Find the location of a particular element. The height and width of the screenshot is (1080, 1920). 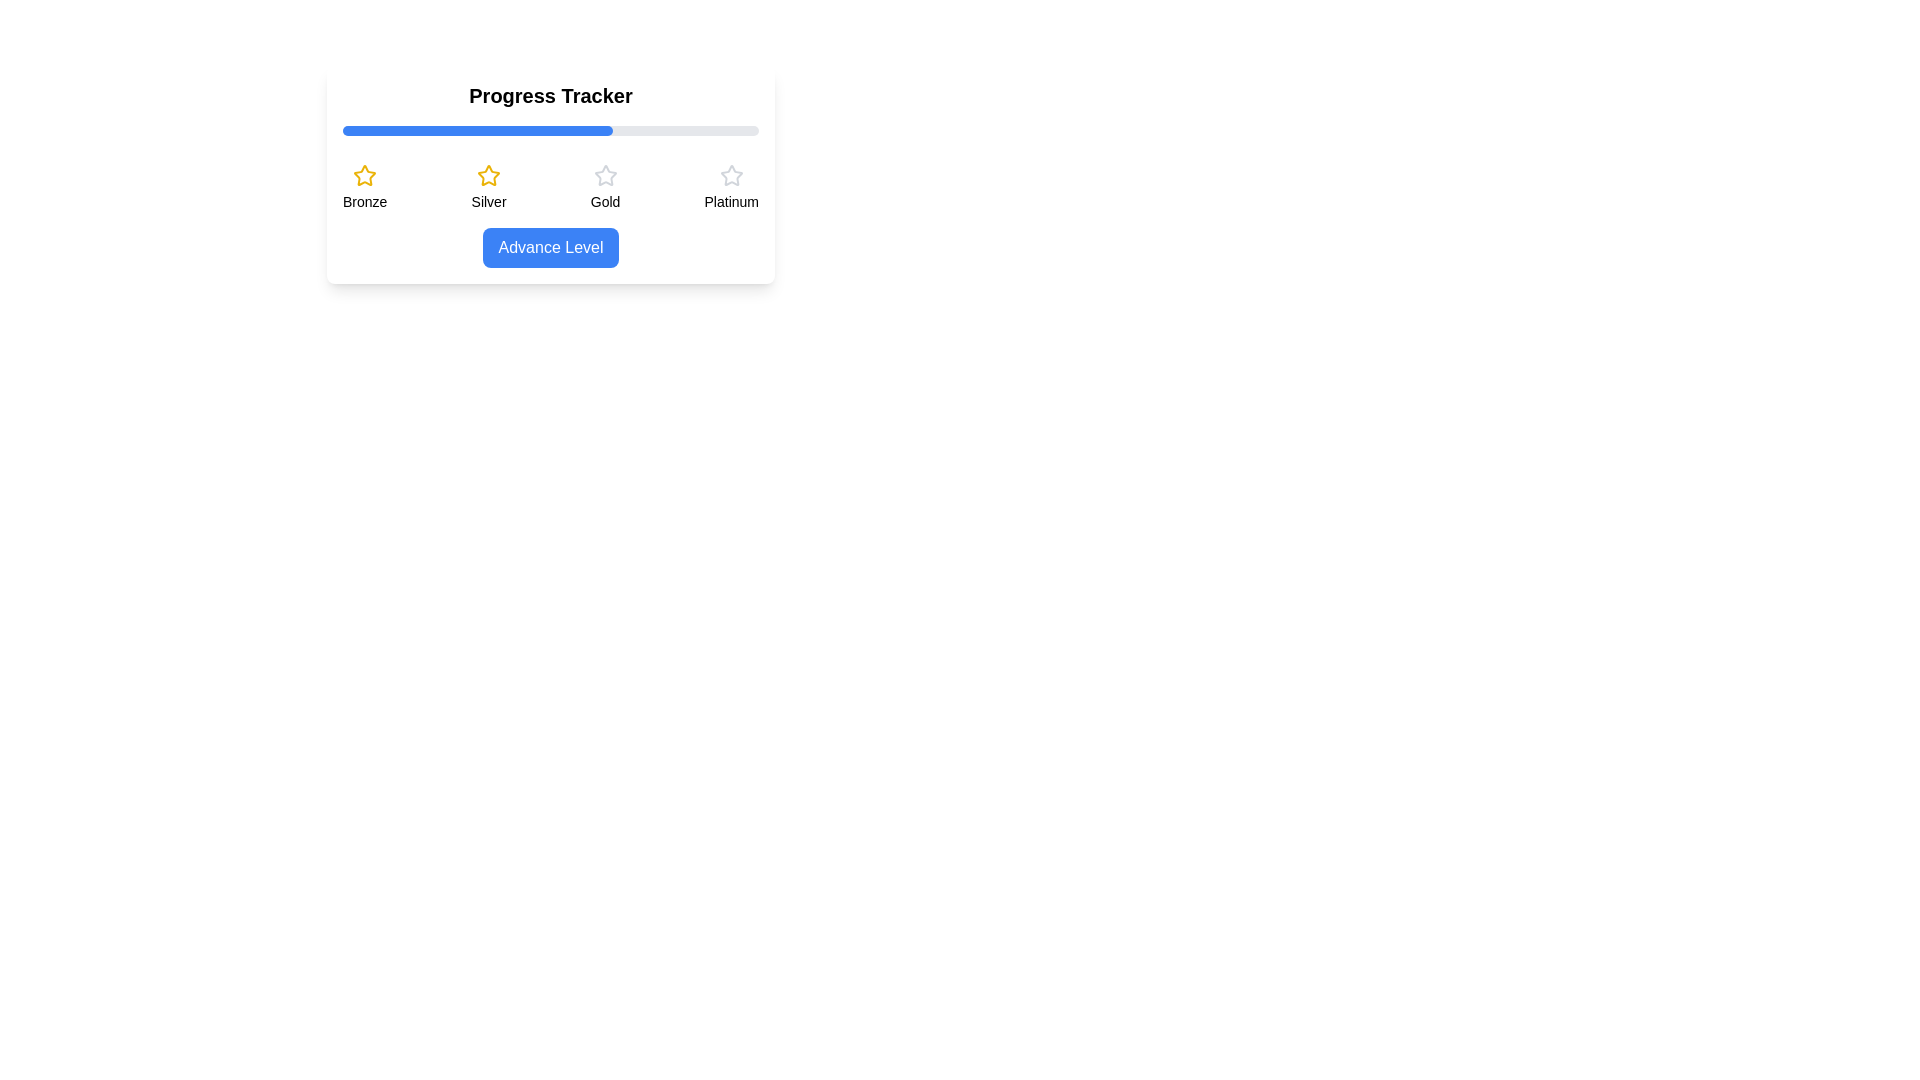

the text label displaying 'Gold', which is centrally aligned below a star icon and above the 'Advance Level' button is located at coordinates (604, 201).